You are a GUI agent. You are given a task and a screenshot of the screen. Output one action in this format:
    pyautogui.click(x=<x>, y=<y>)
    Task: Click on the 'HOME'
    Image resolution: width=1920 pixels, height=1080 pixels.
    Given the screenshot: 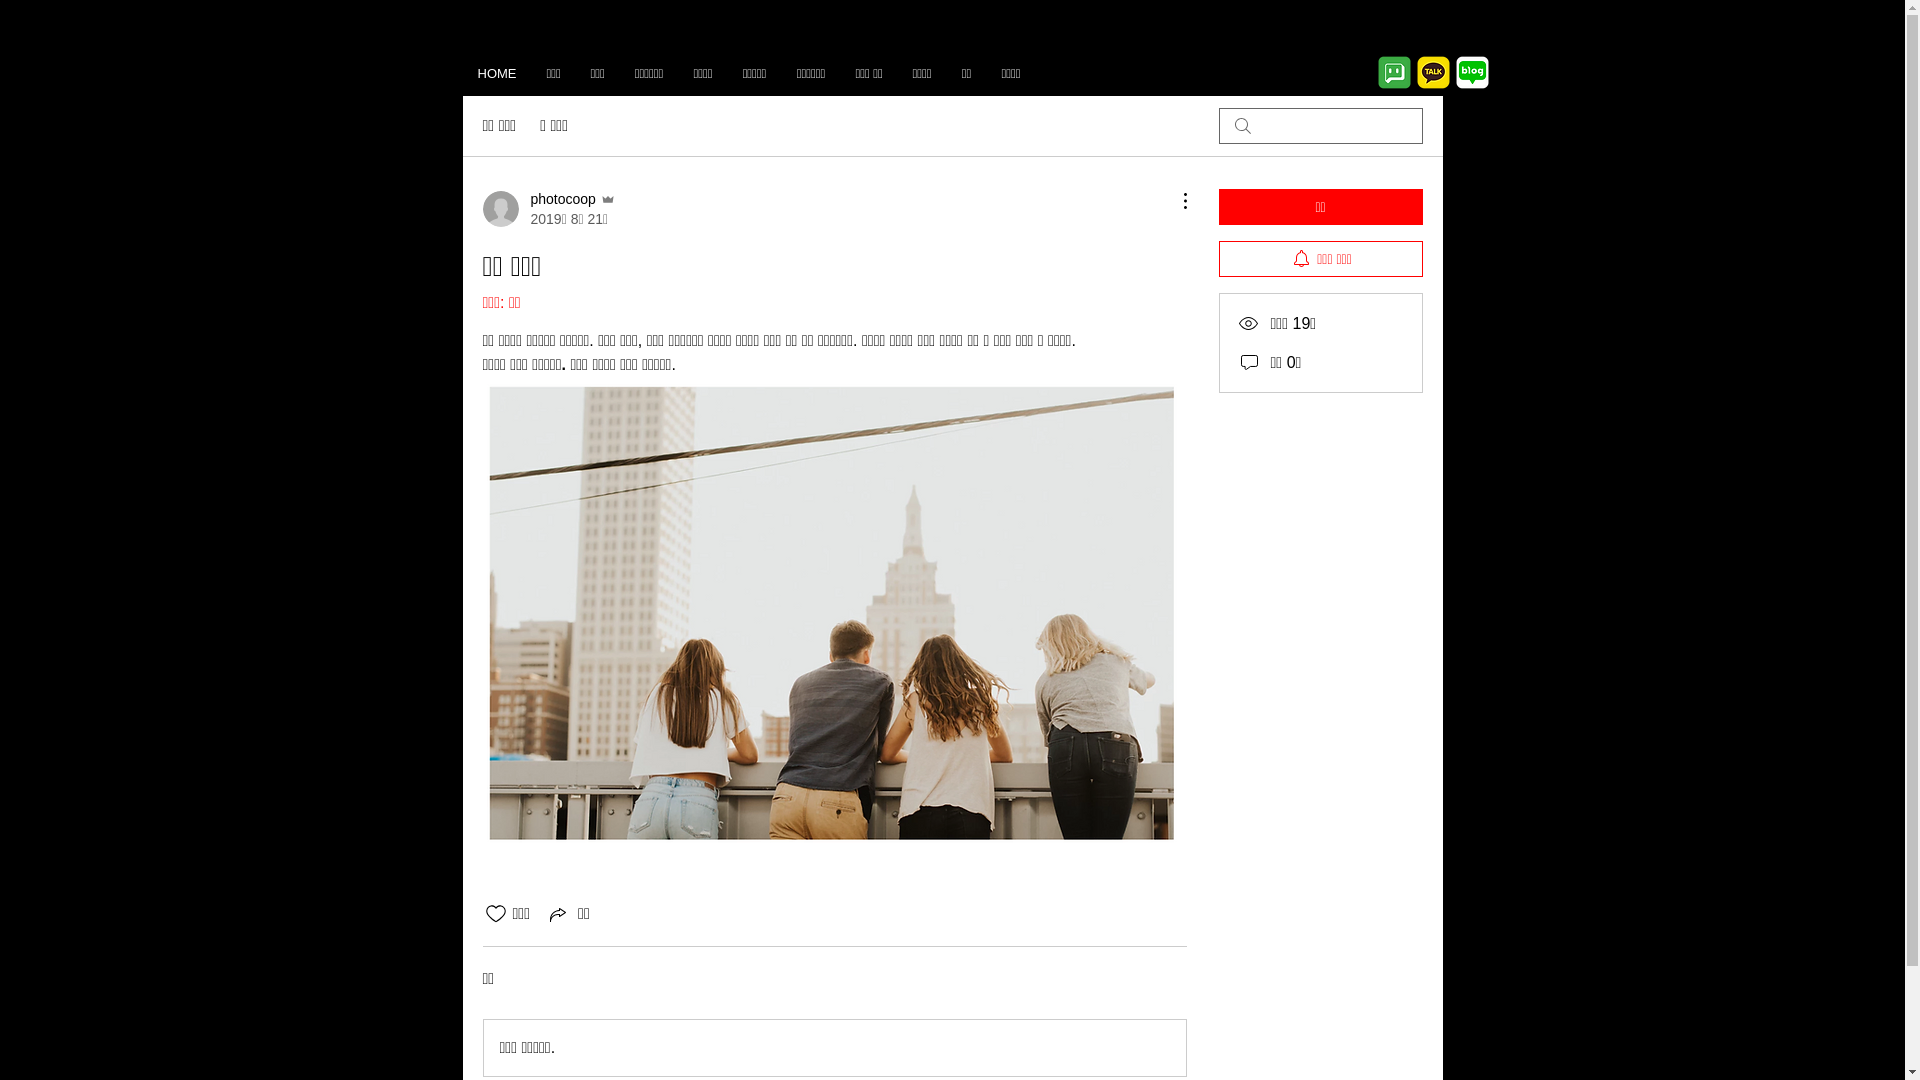 What is the action you would take?
    pyautogui.click(x=496, y=72)
    